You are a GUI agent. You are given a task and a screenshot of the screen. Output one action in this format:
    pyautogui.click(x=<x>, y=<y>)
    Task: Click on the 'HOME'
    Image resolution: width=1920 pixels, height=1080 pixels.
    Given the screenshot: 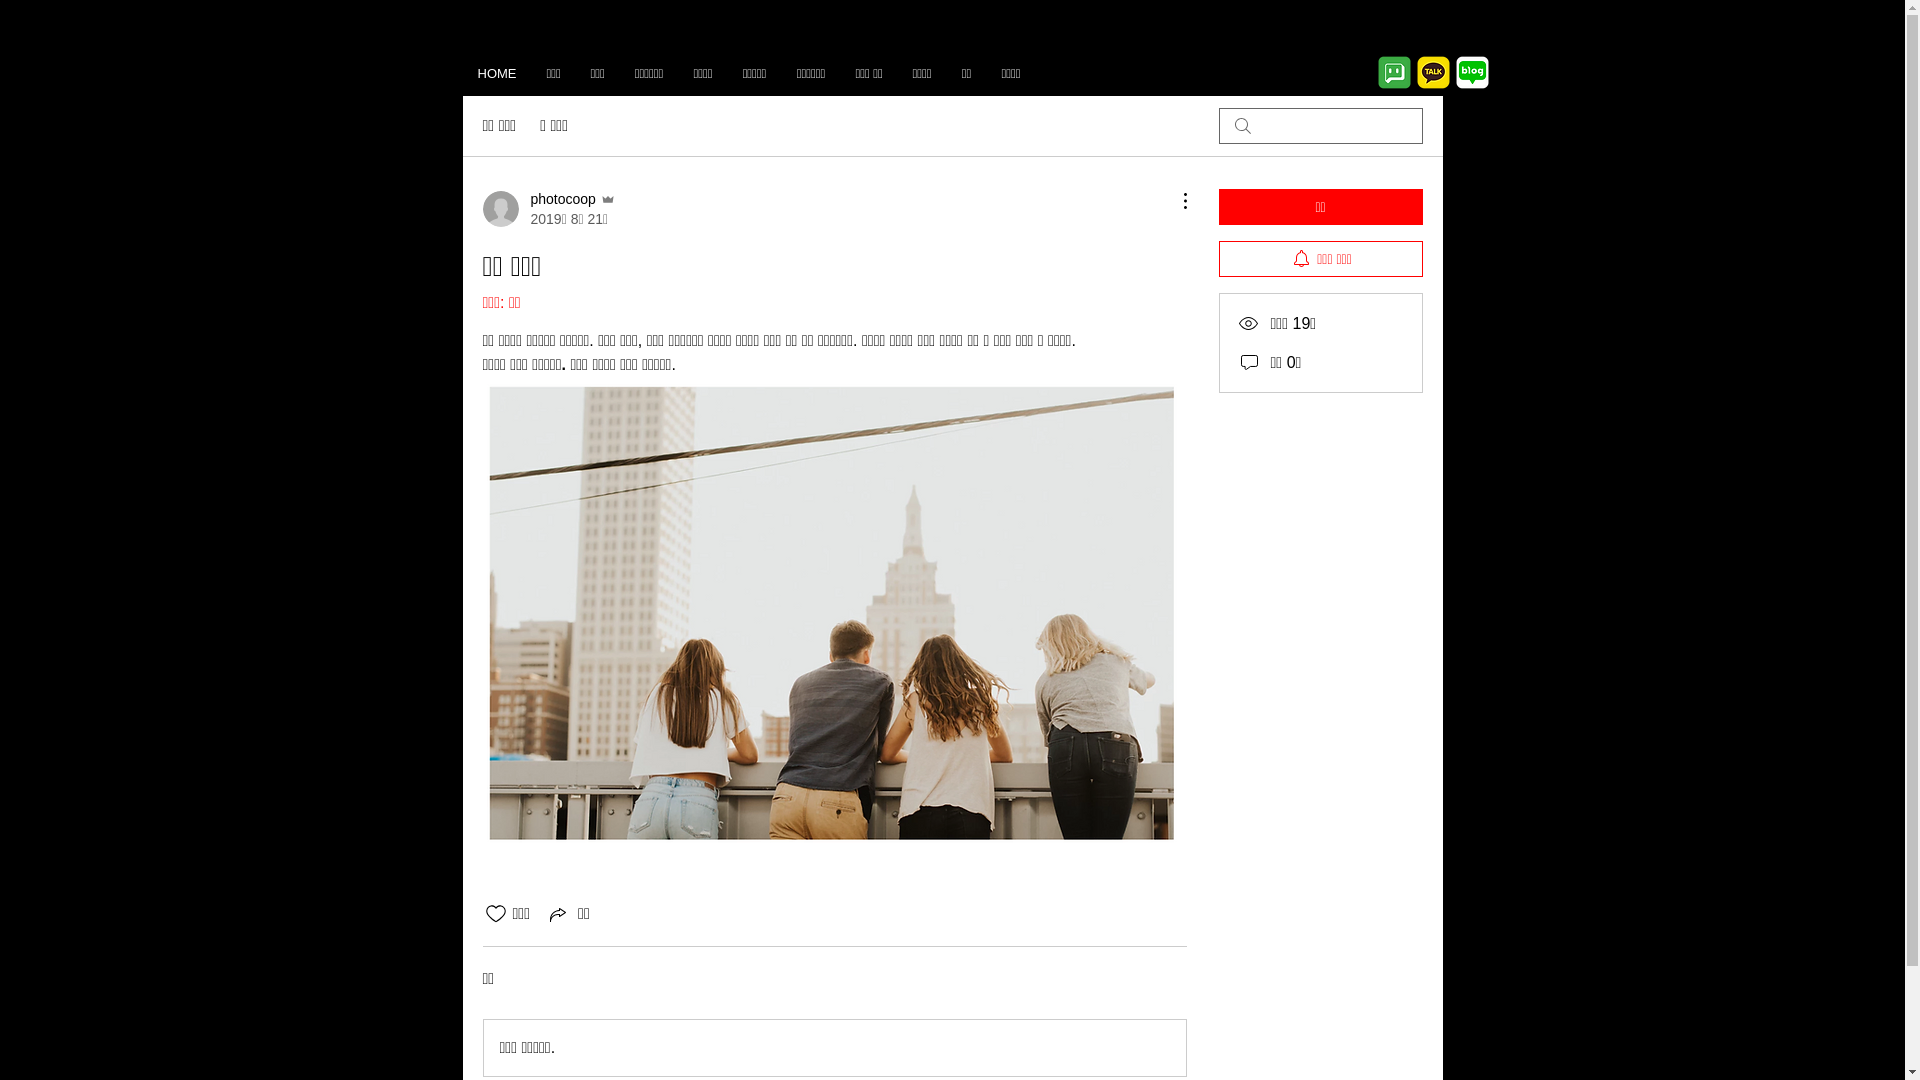 What is the action you would take?
    pyautogui.click(x=496, y=72)
    